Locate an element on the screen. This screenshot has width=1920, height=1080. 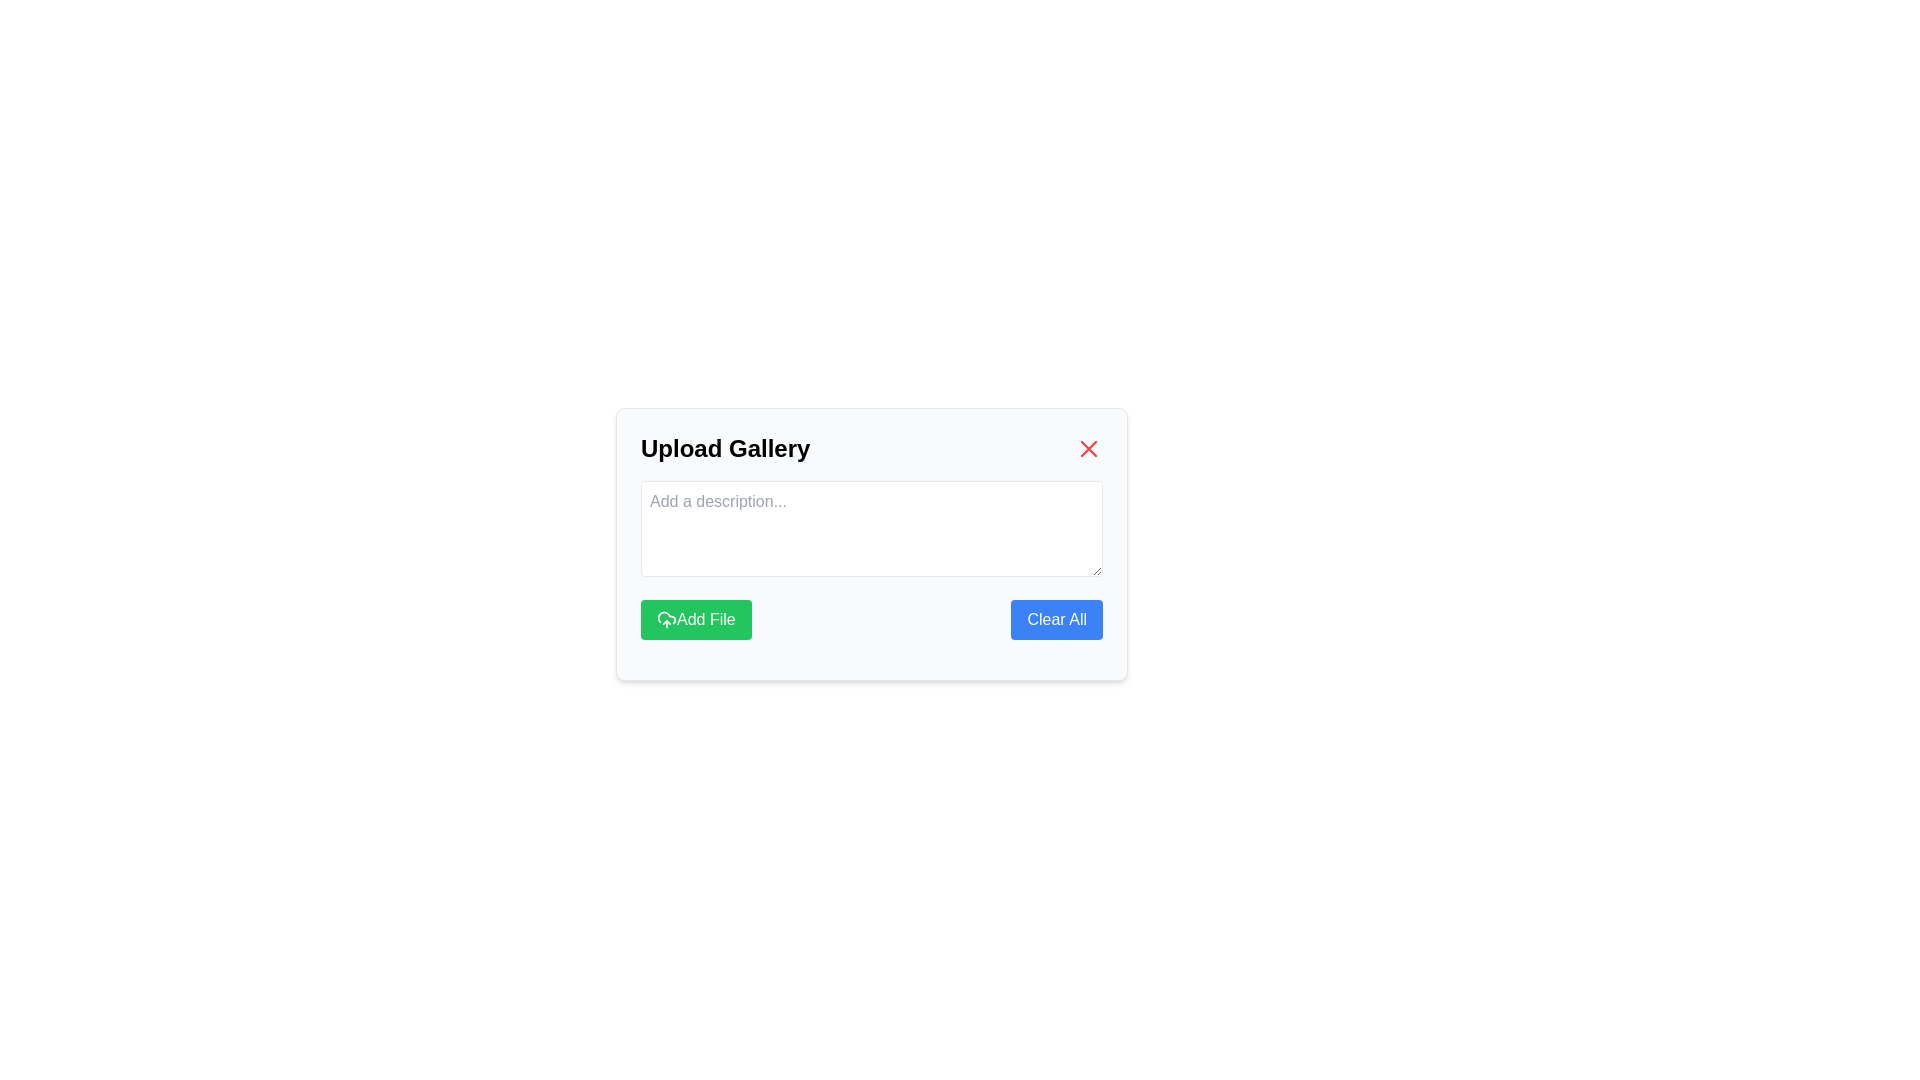
the green button labeled 'Add File' which contains a cloud-shaped icon with an upward arrow in its center is located at coordinates (667, 619).